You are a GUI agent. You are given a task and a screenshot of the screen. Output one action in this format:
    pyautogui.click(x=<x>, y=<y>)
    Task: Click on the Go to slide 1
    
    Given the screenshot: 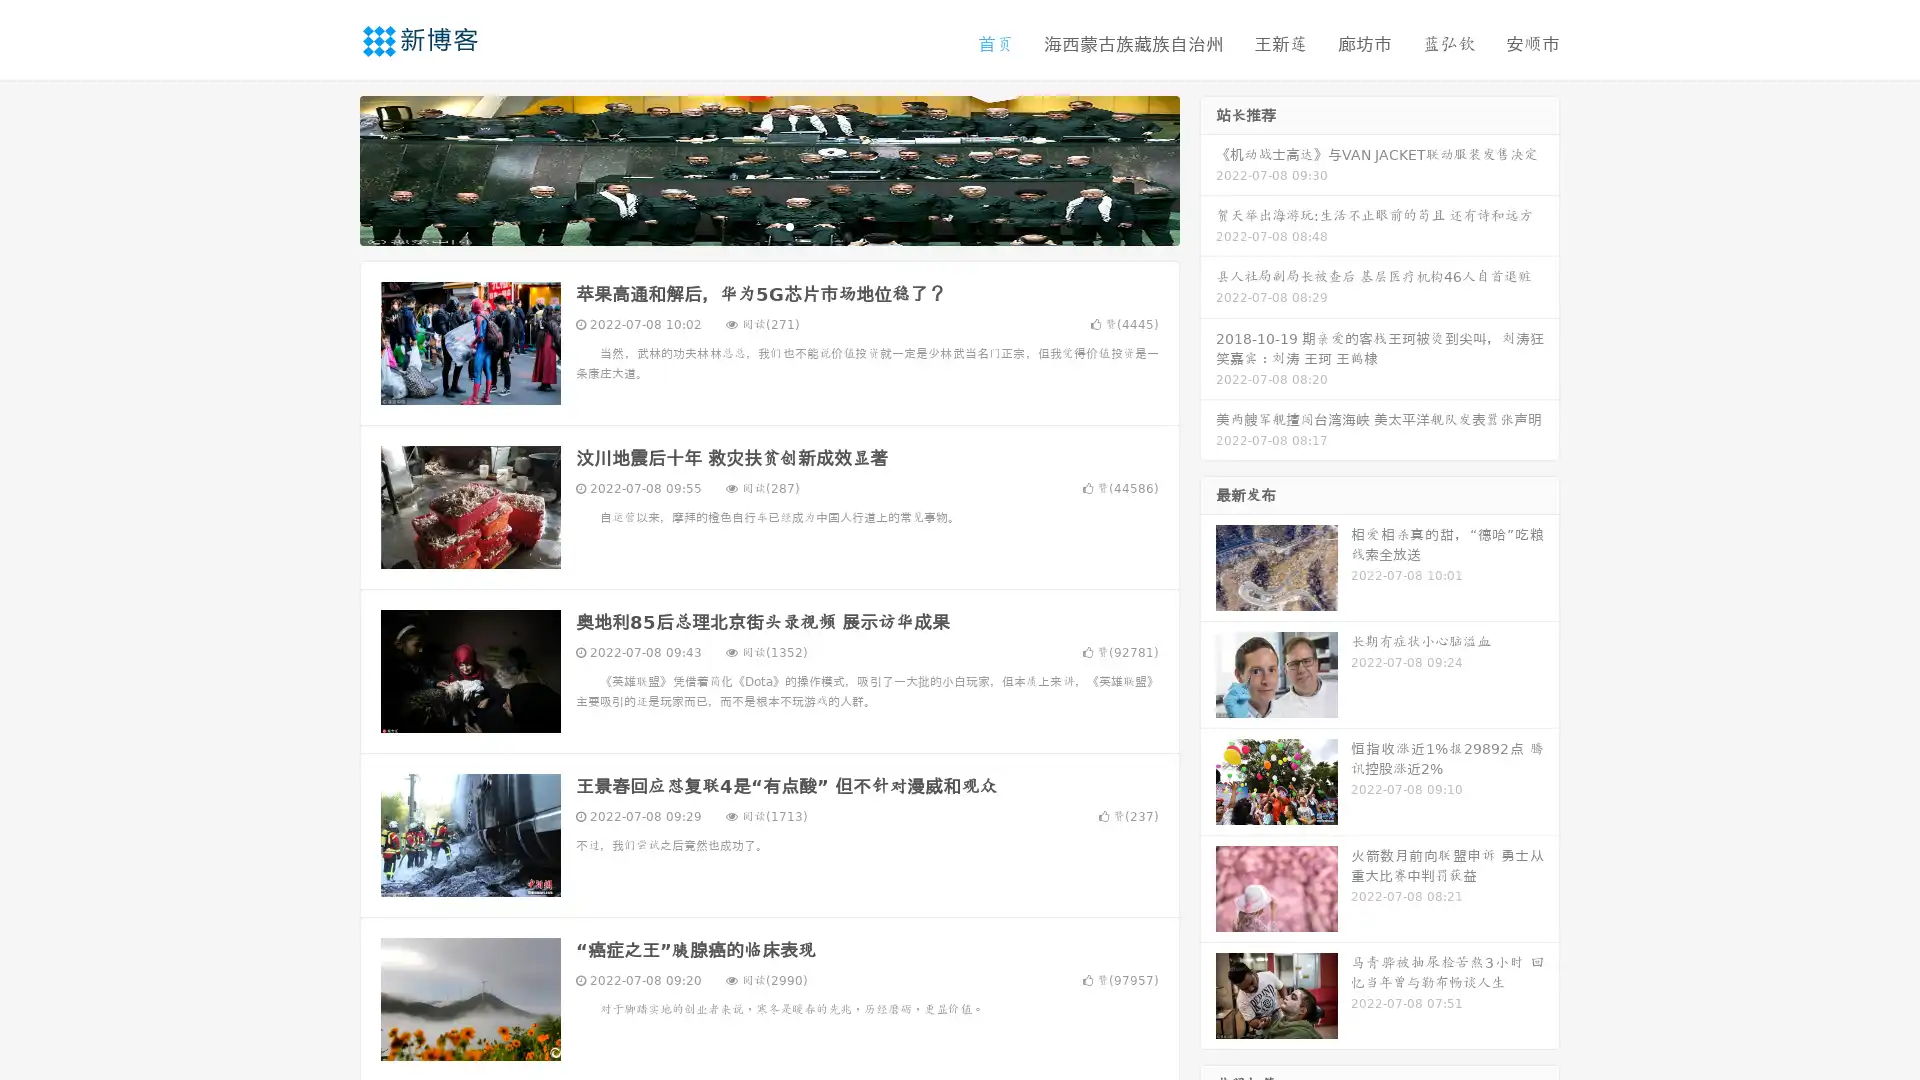 What is the action you would take?
    pyautogui.click(x=748, y=225)
    